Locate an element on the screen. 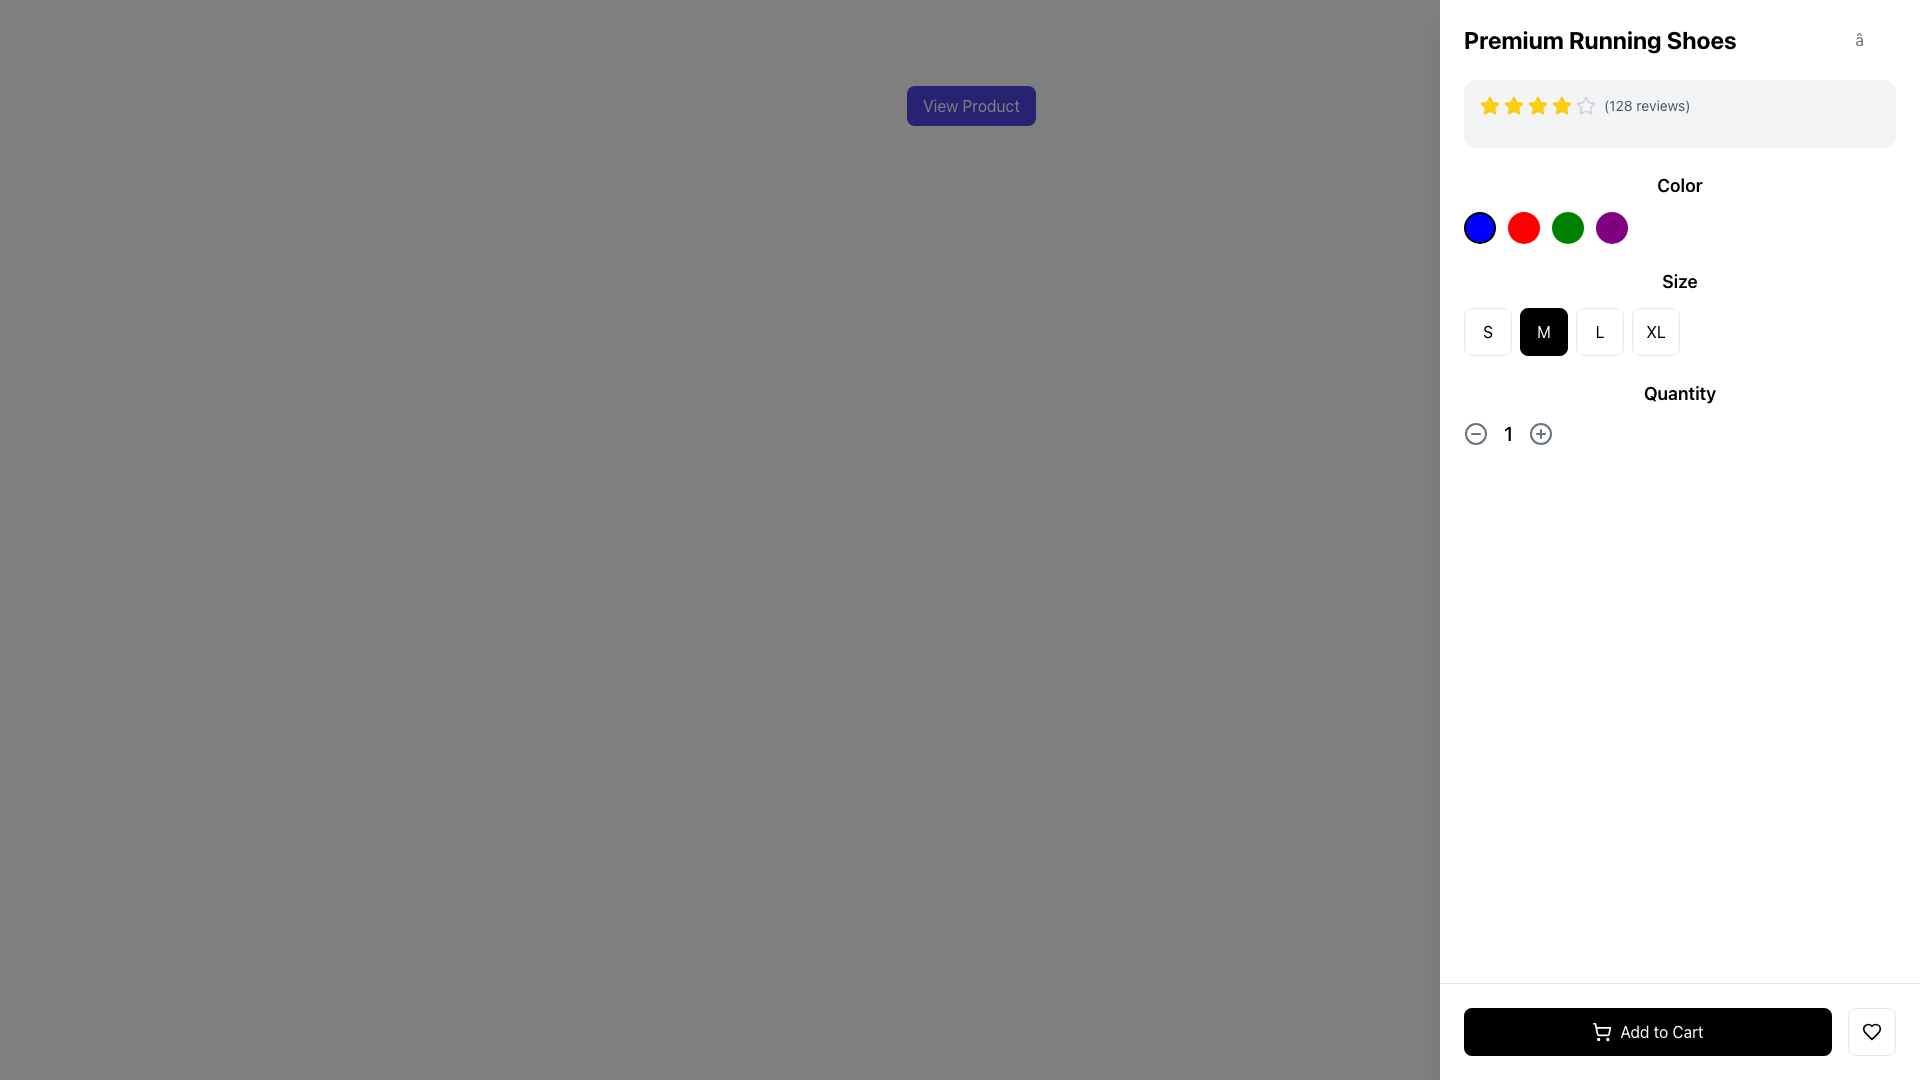 This screenshot has height=1080, width=1920. the button labeled 'Premium Running Shoes' to observe its hover effects is located at coordinates (971, 105).